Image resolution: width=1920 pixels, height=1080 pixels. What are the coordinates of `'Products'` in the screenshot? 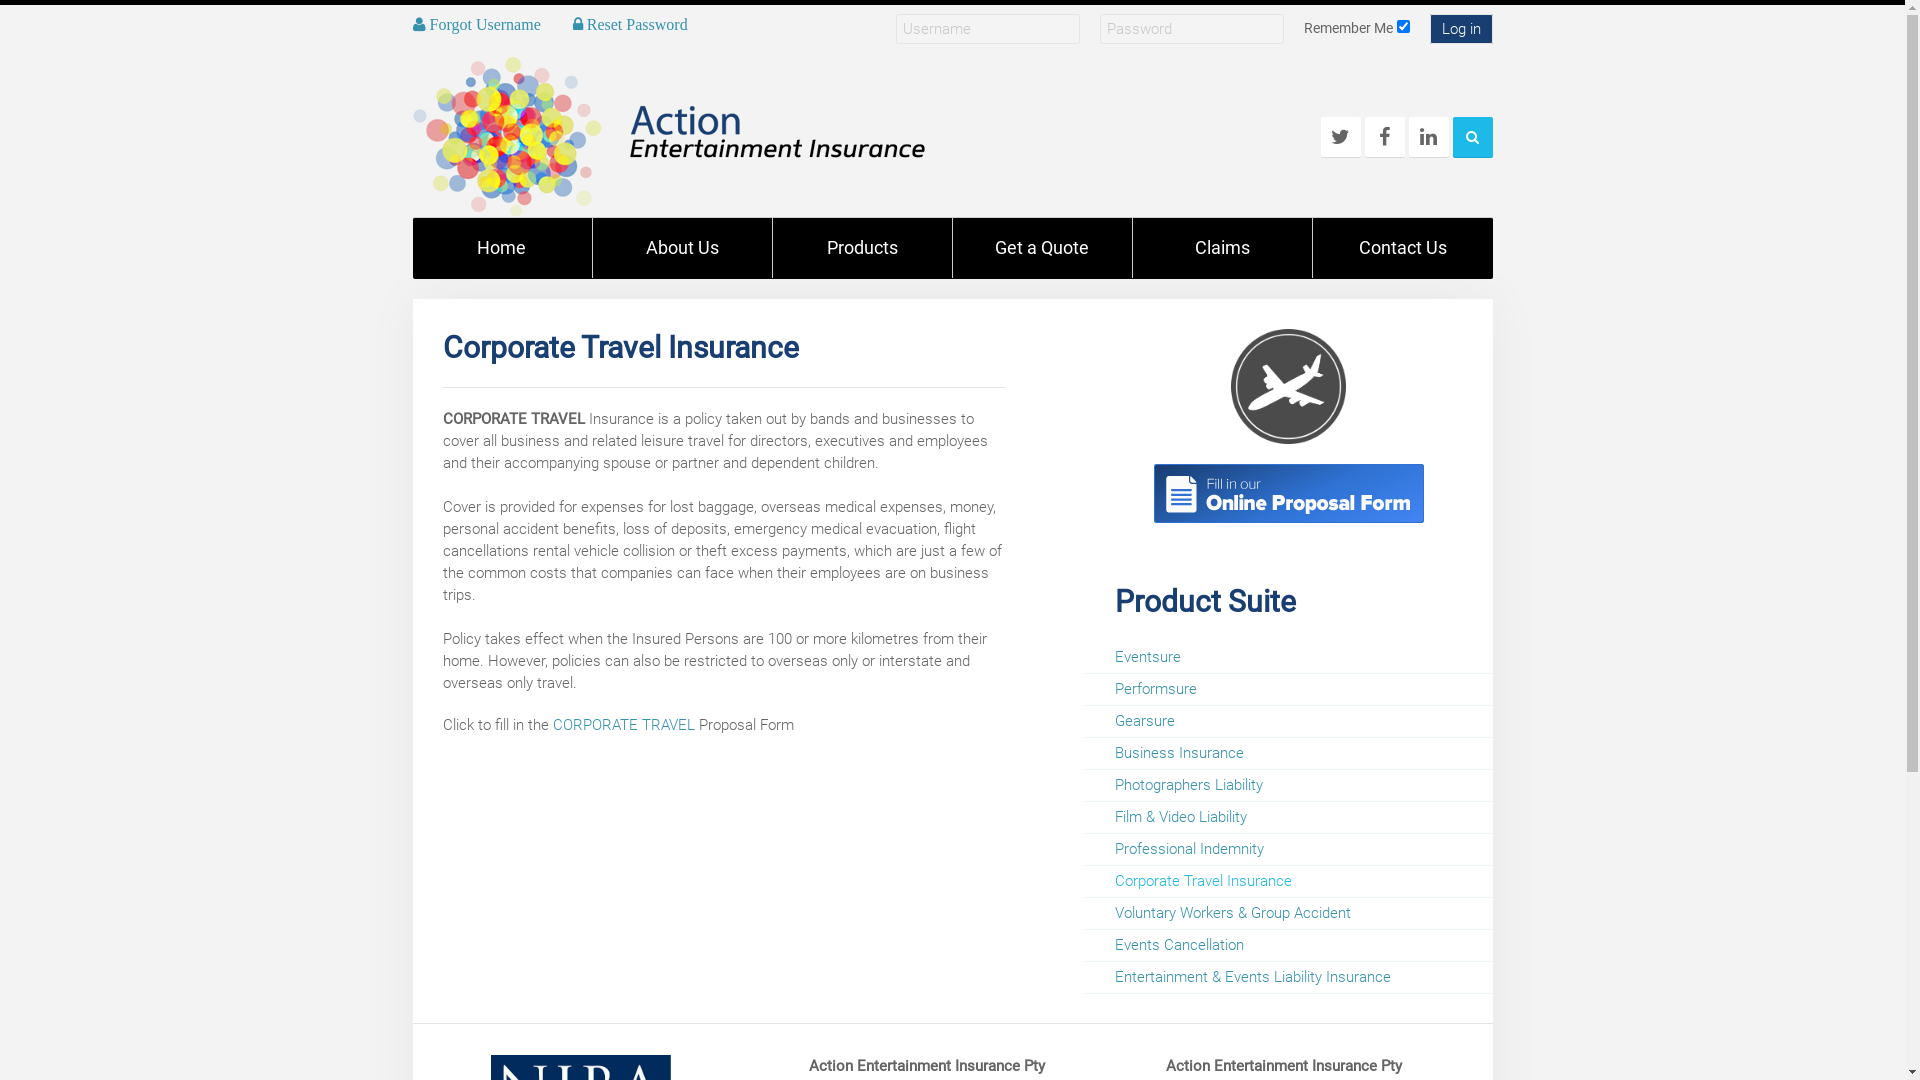 It's located at (862, 246).